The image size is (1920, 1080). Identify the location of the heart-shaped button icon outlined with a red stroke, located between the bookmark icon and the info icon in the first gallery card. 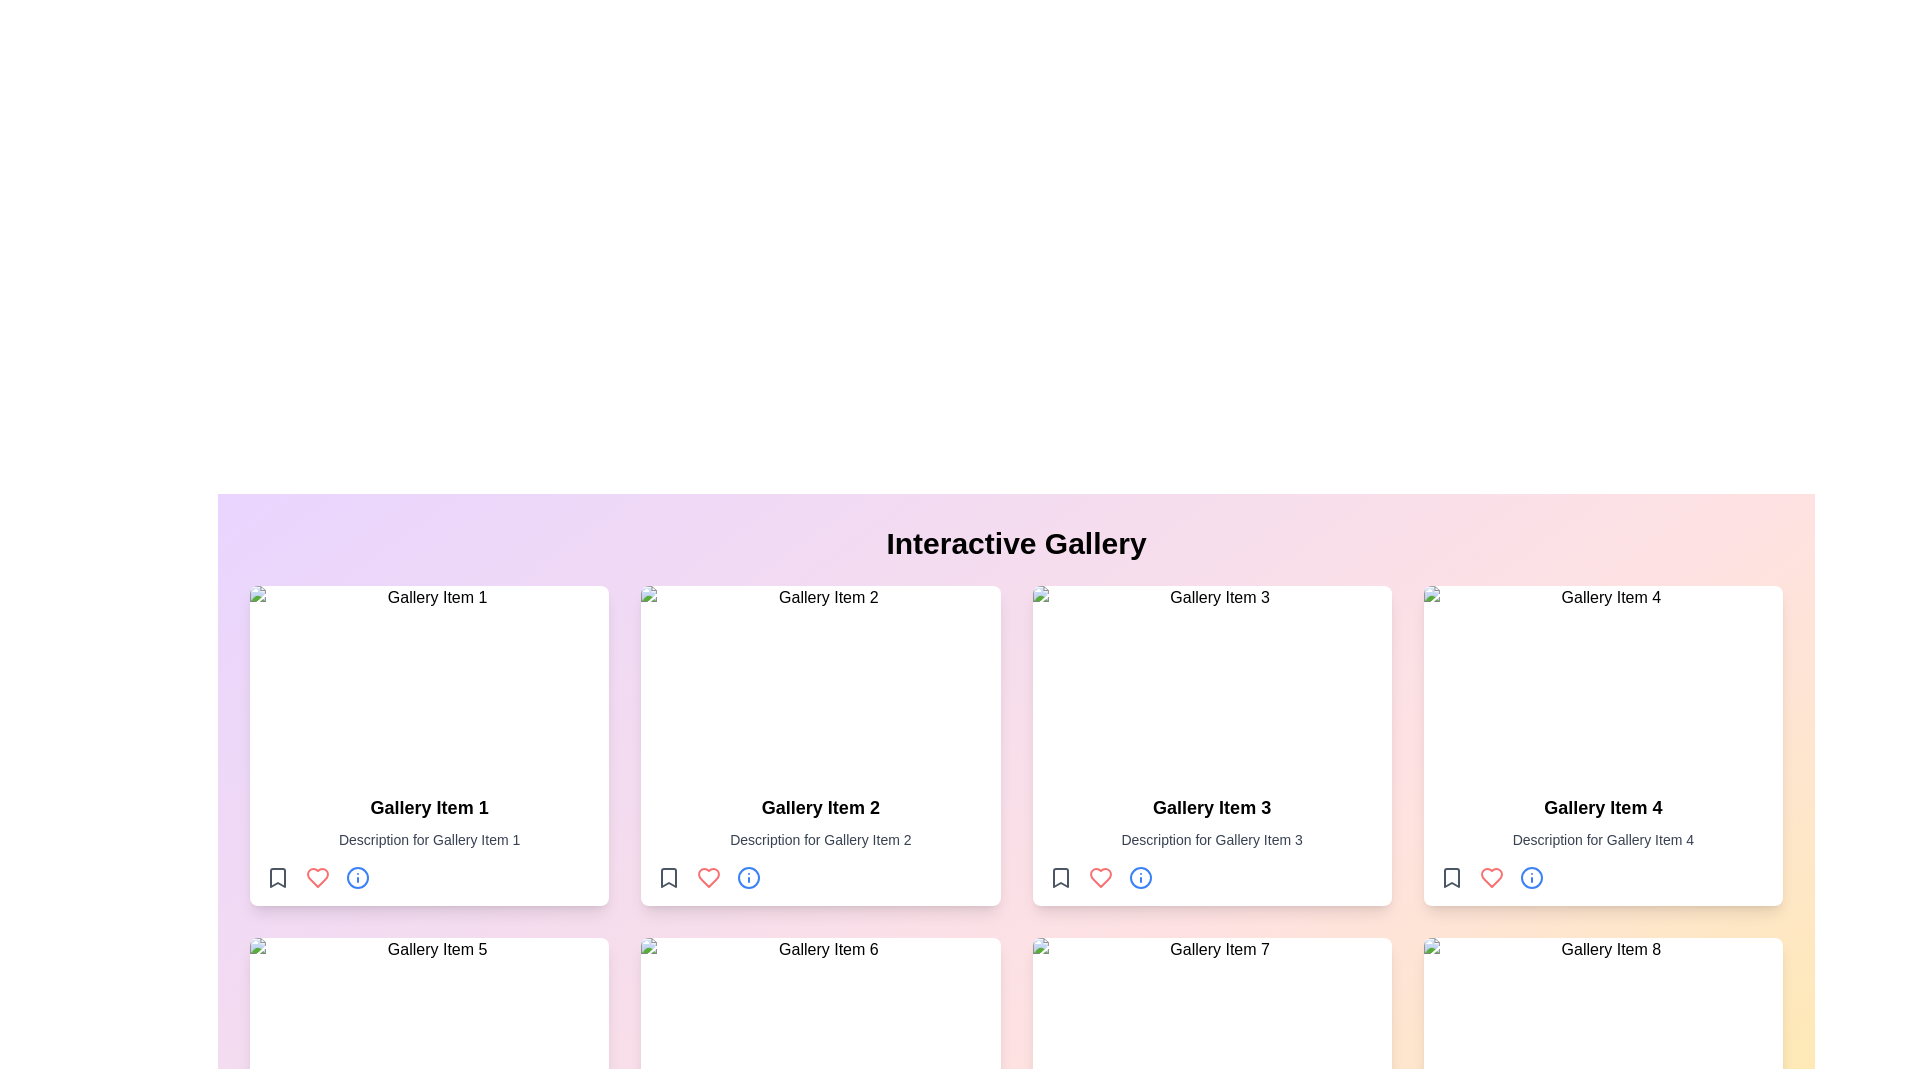
(316, 877).